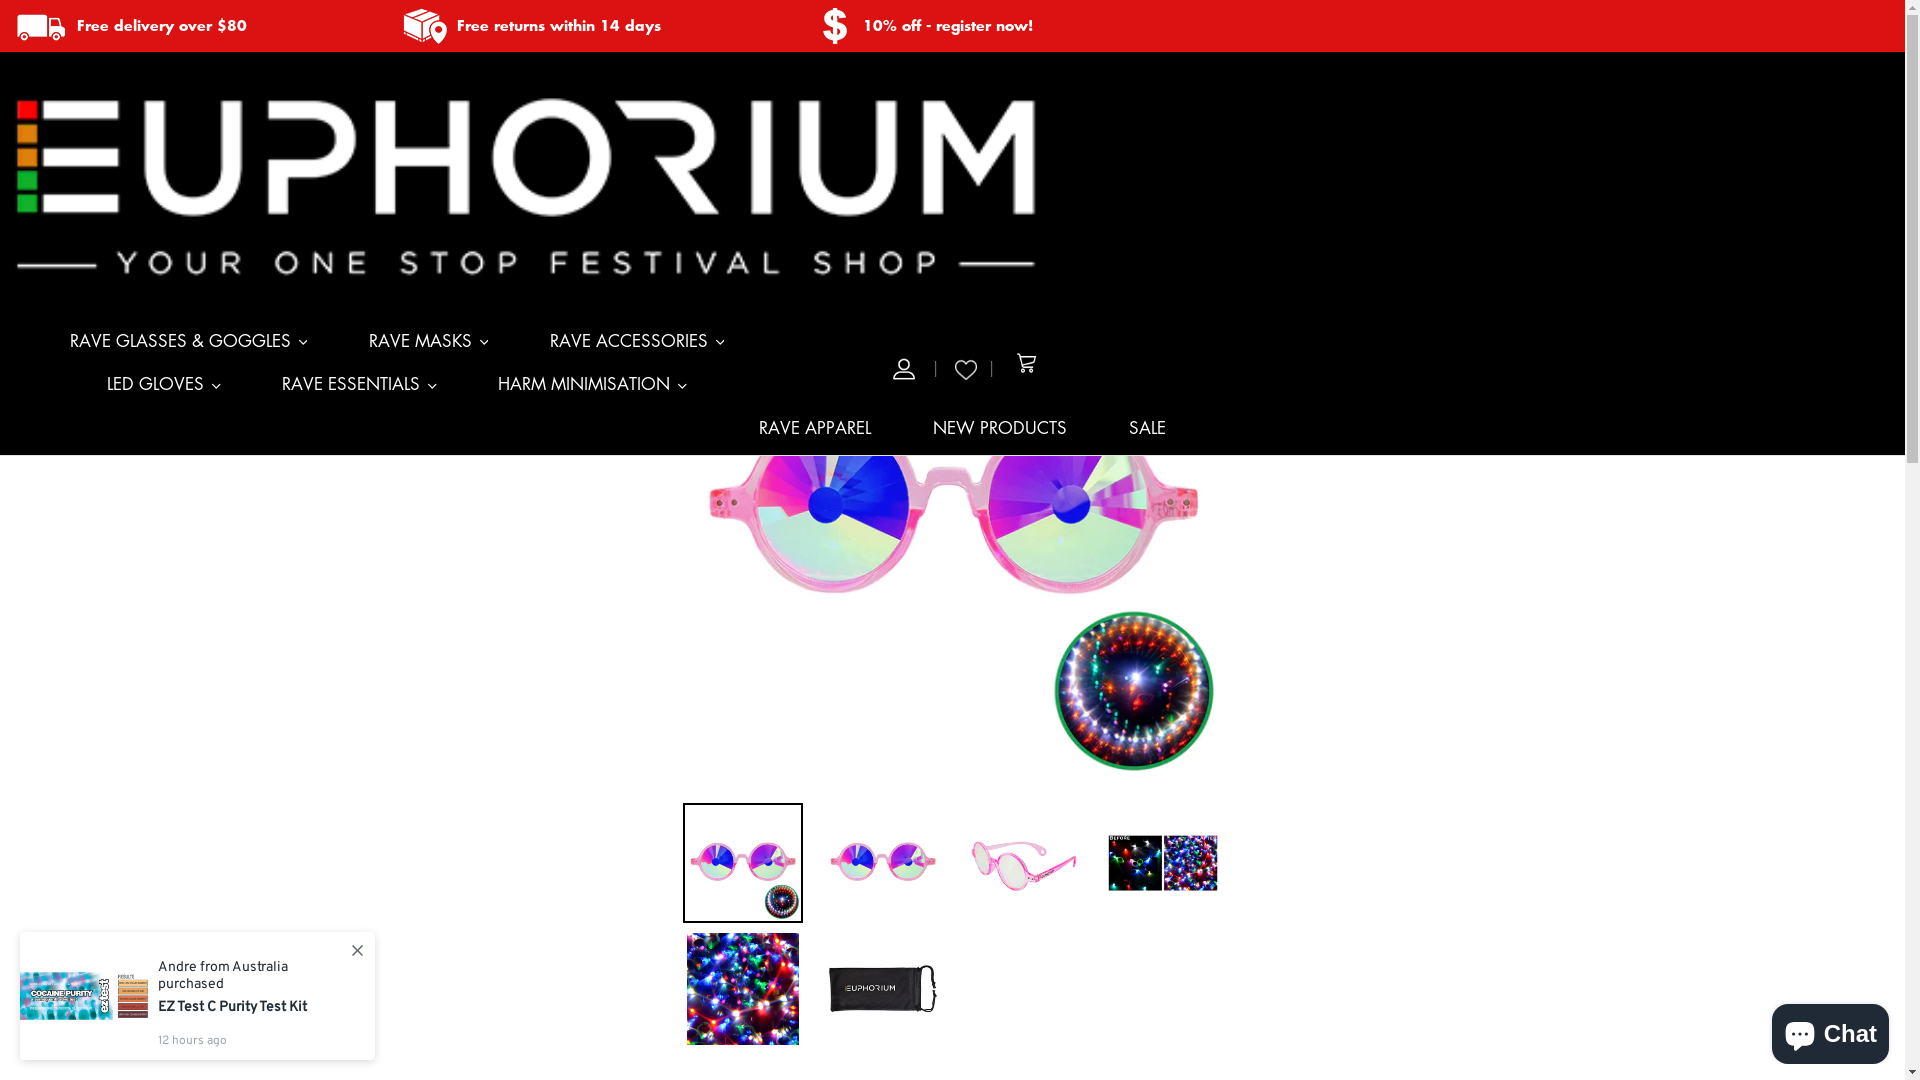 The width and height of the screenshot is (1920, 1080). I want to click on 'Shopify online store chat', so click(1830, 1029).